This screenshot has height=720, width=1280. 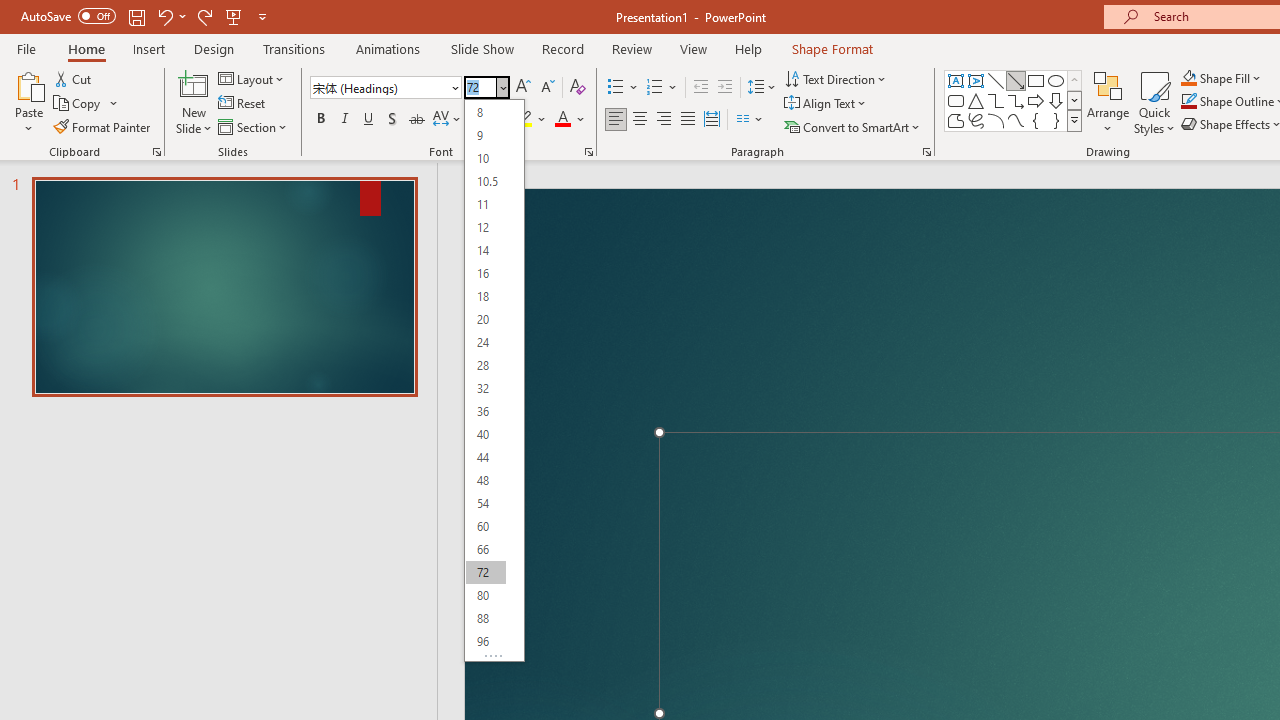 I want to click on '11', so click(x=485, y=204).